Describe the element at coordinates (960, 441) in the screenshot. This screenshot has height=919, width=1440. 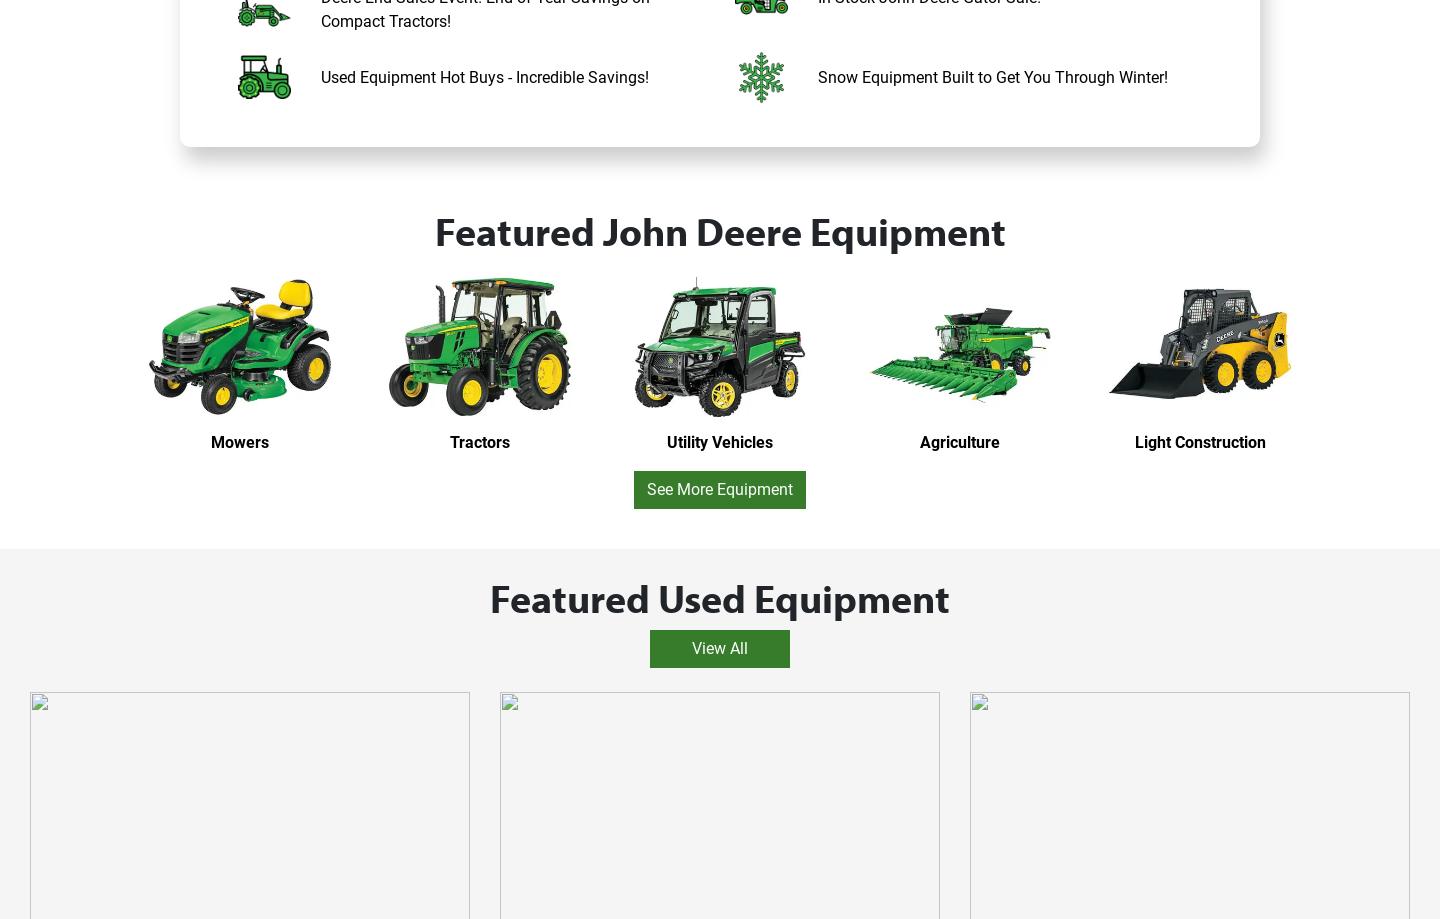
I see `'Agriculture'` at that location.